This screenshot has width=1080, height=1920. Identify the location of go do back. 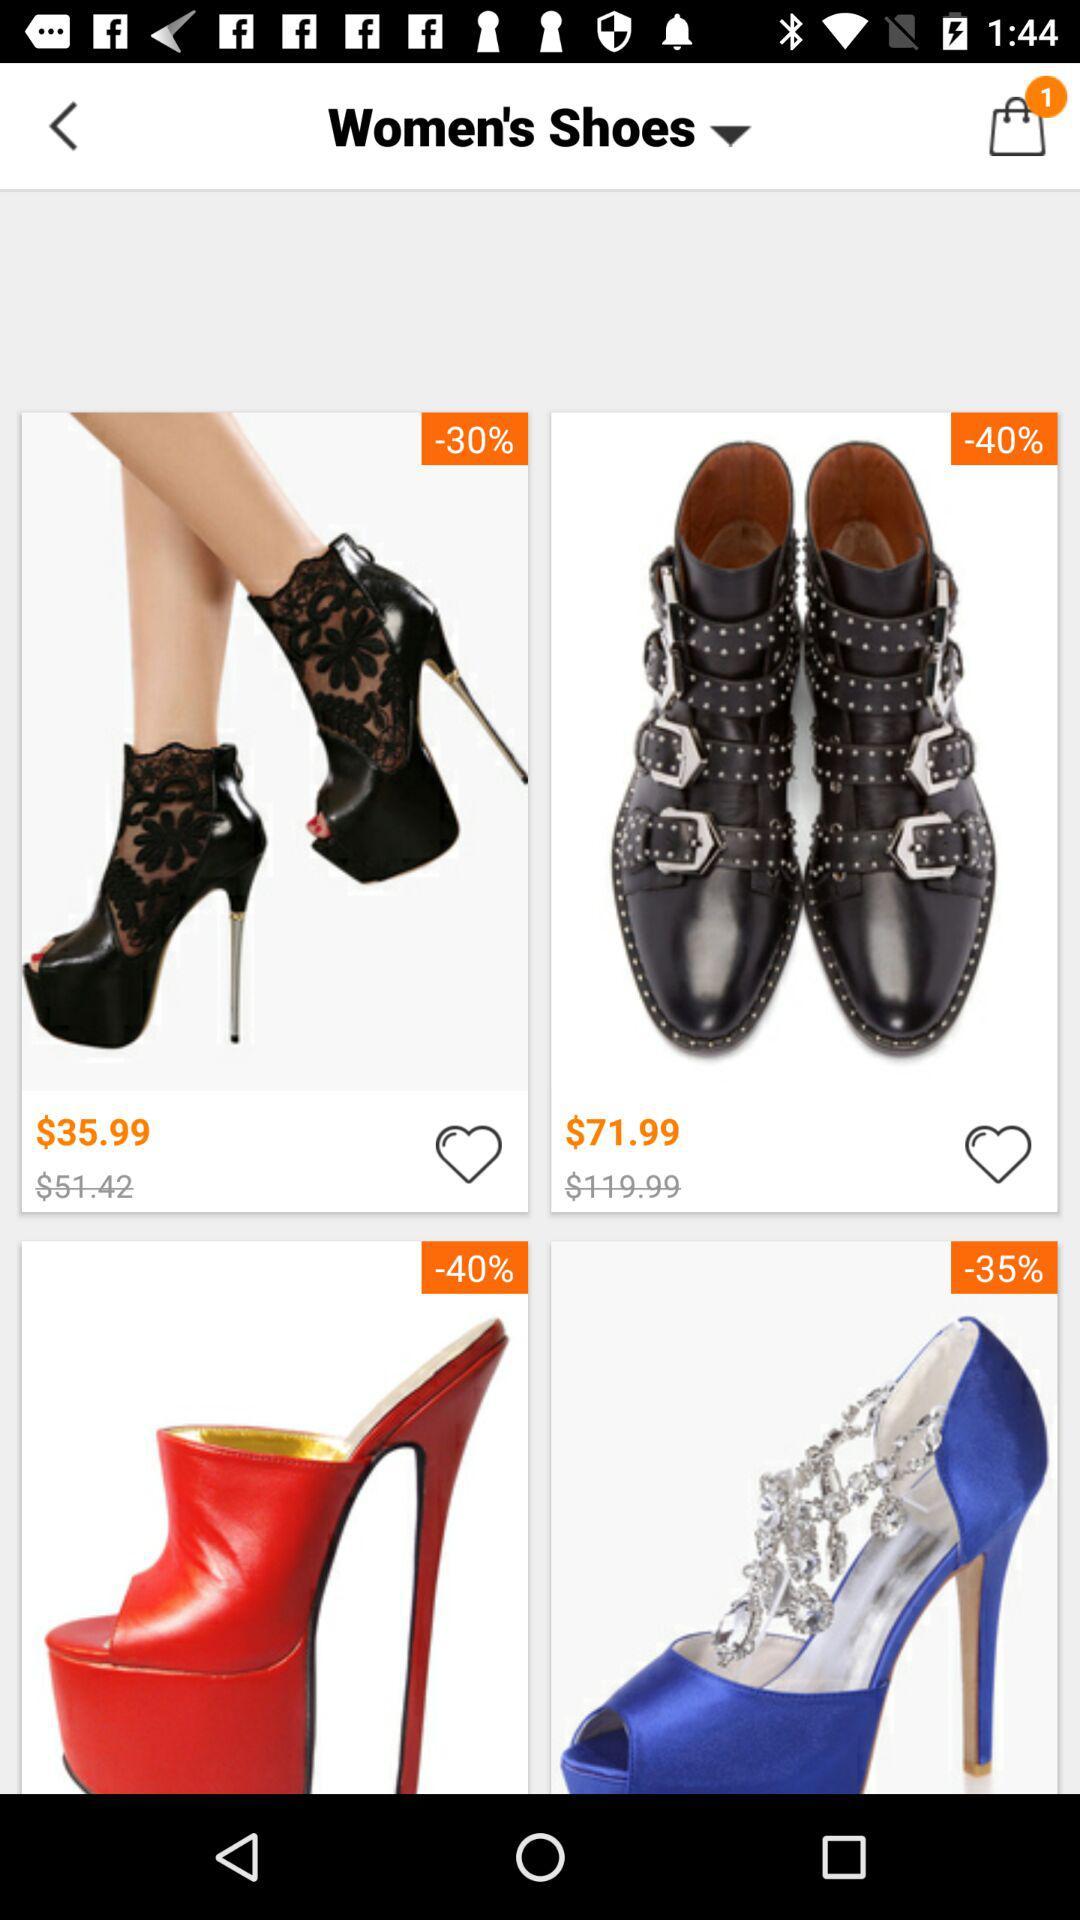
(61, 124).